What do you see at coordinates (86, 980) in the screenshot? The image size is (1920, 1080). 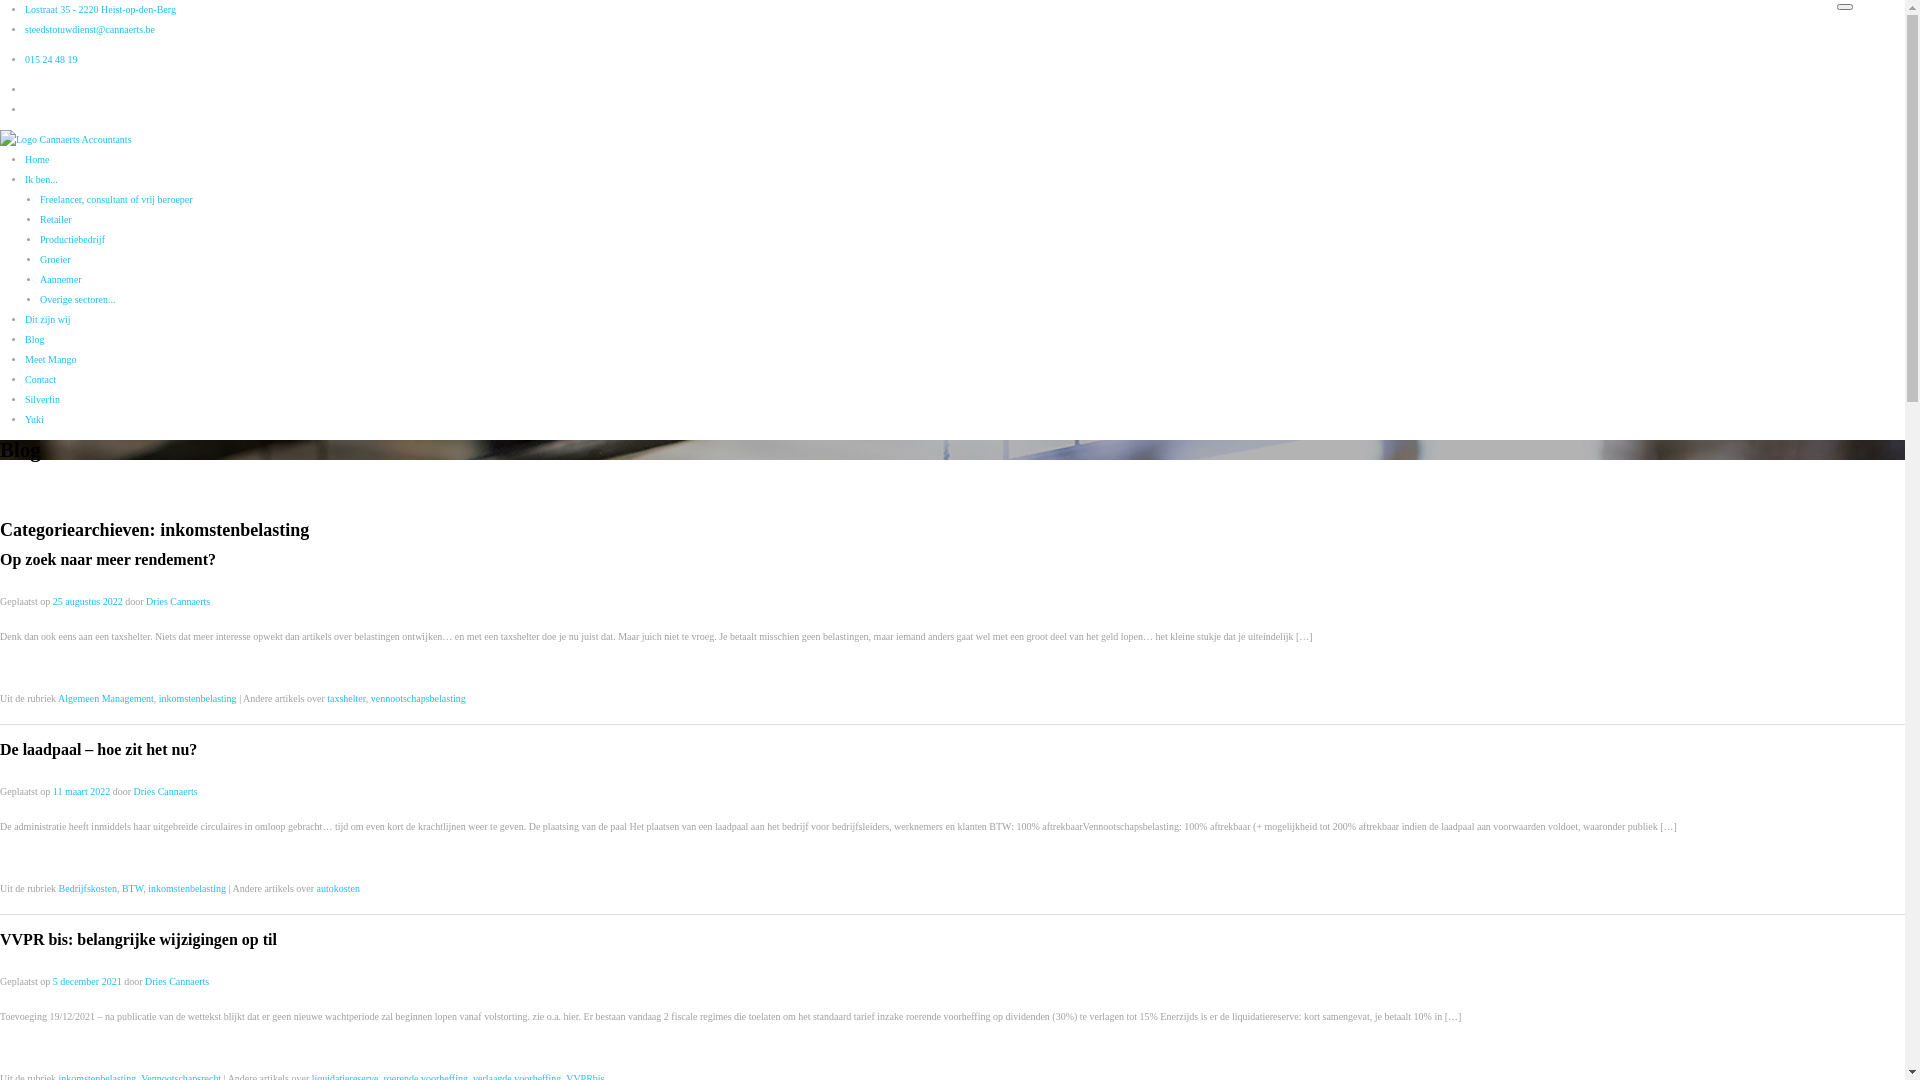 I see `'5 december 2021'` at bounding box center [86, 980].